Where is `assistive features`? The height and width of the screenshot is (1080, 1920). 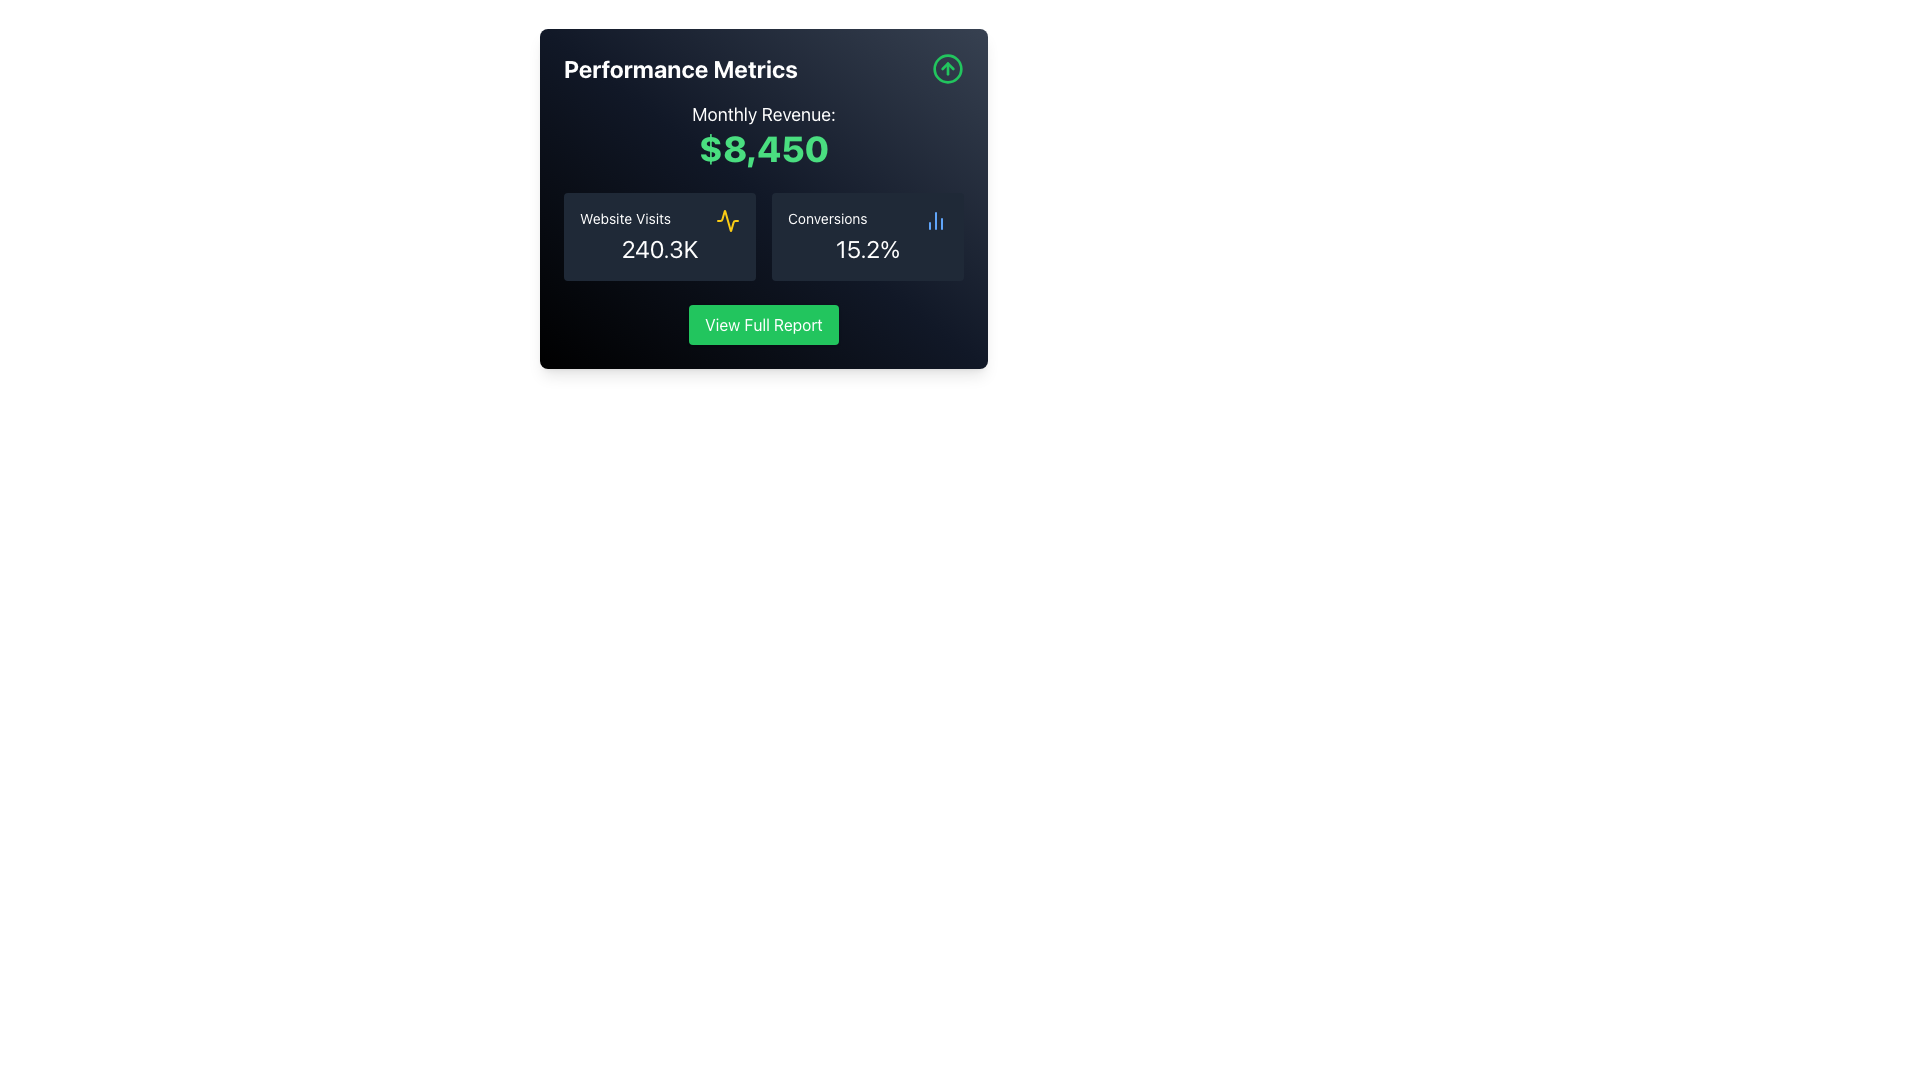 assistive features is located at coordinates (868, 235).